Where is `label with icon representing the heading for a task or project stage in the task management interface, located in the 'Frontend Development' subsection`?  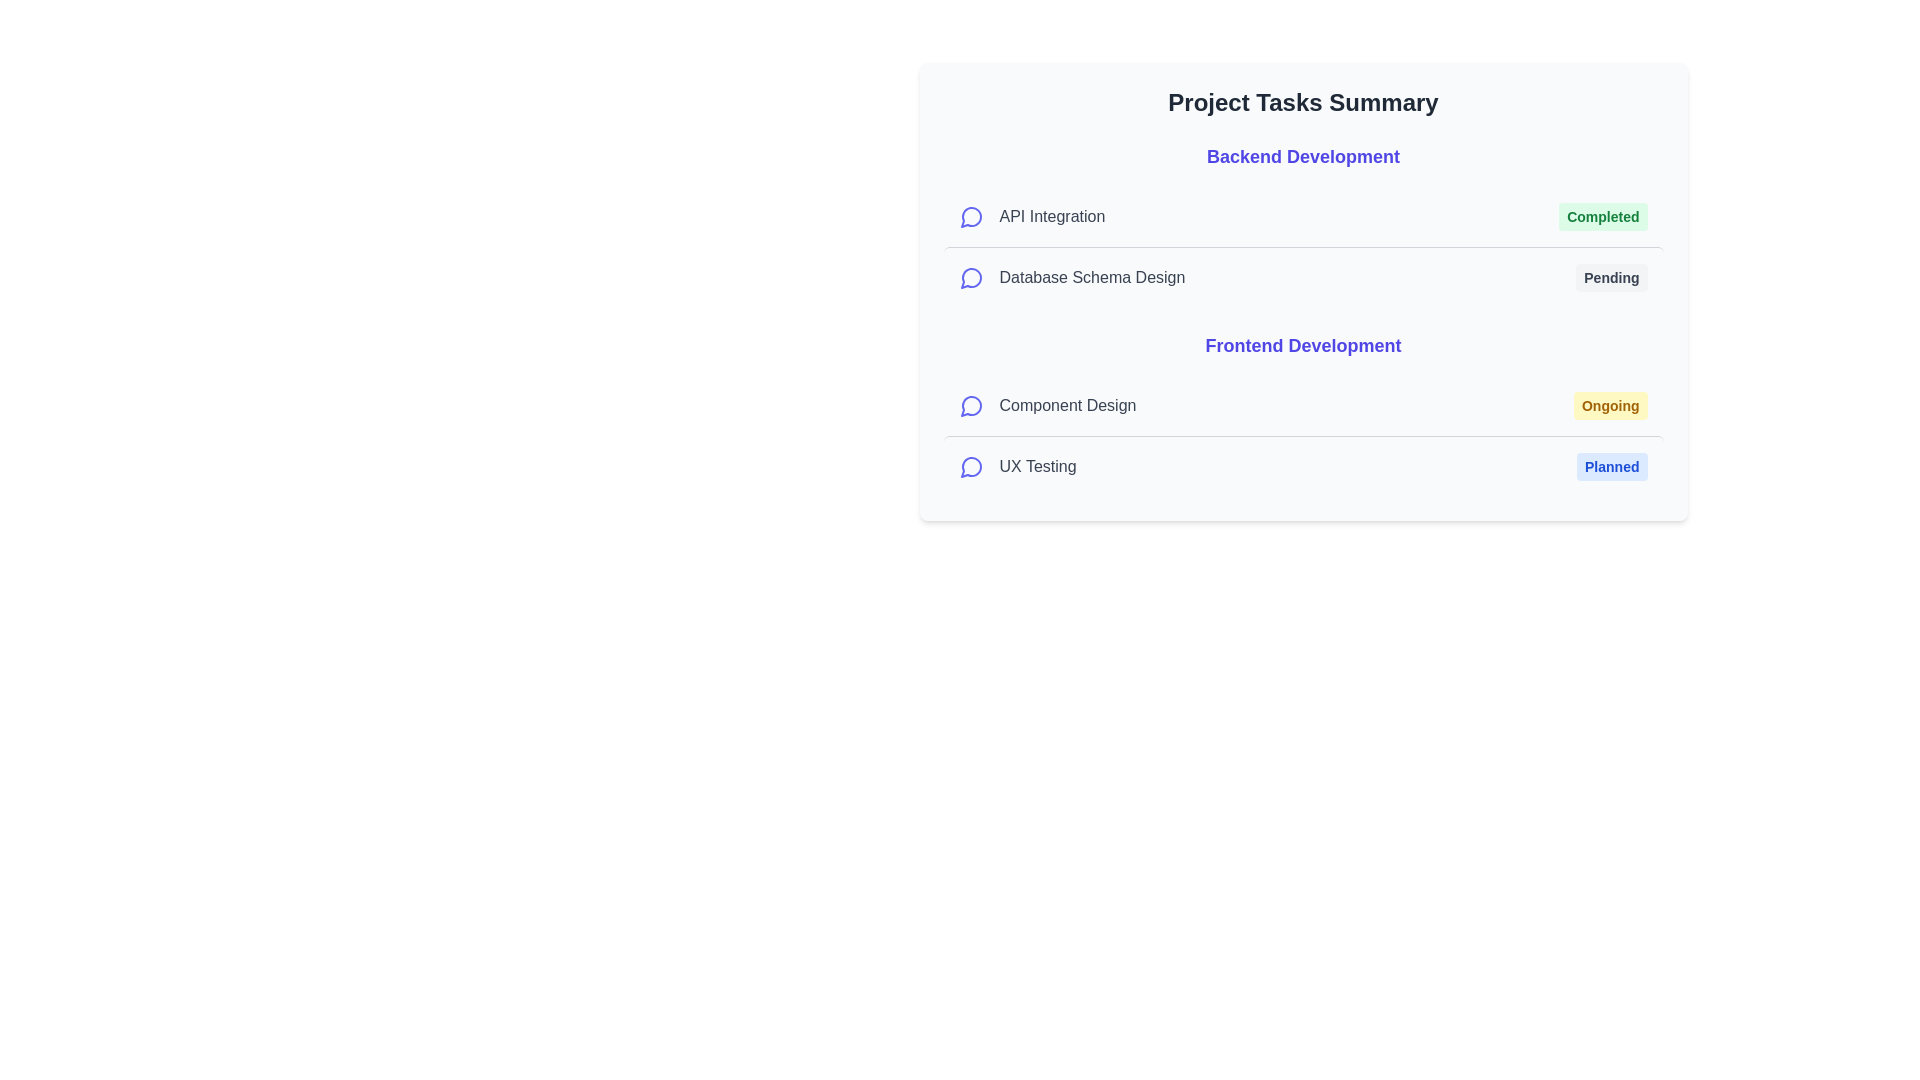 label with icon representing the heading for a task or project stage in the task management interface, located in the 'Frontend Development' subsection is located at coordinates (1046, 405).